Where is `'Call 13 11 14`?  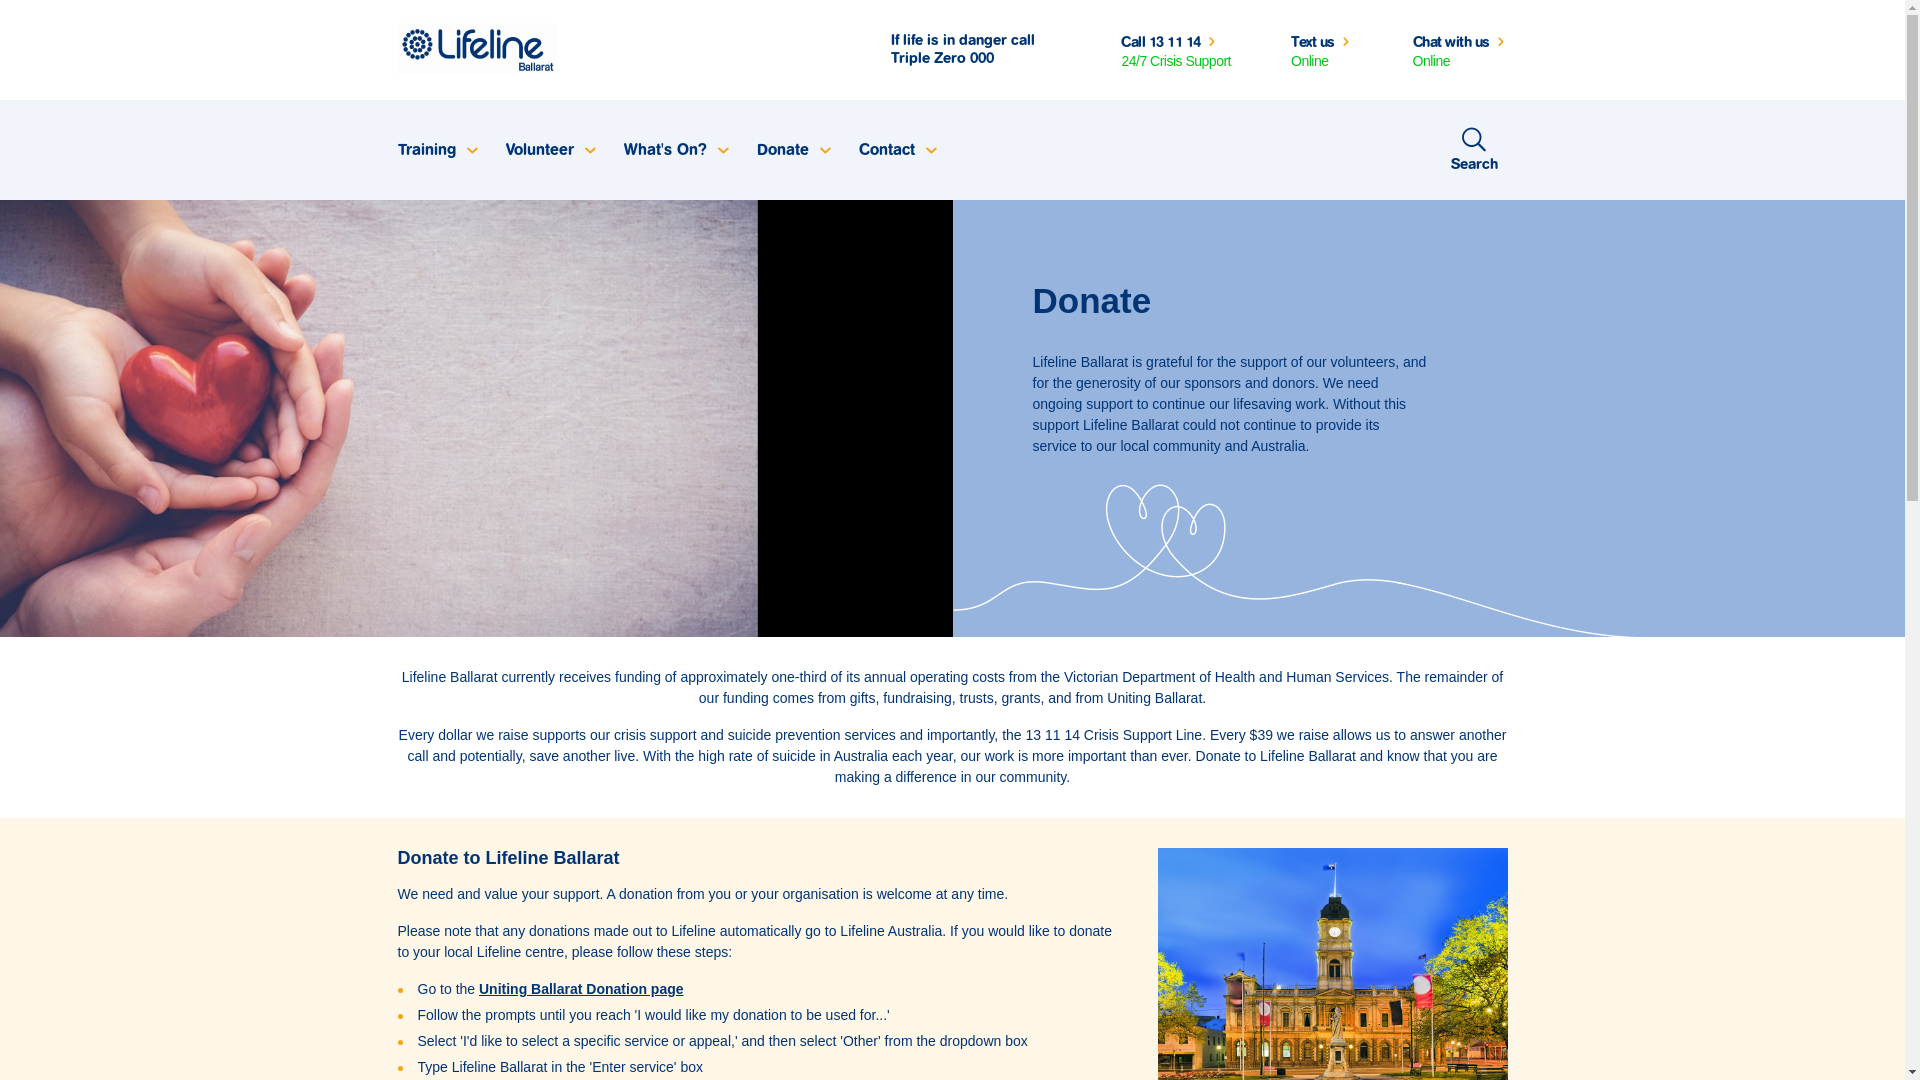 'Call 13 11 14 is located at coordinates (1121, 49).